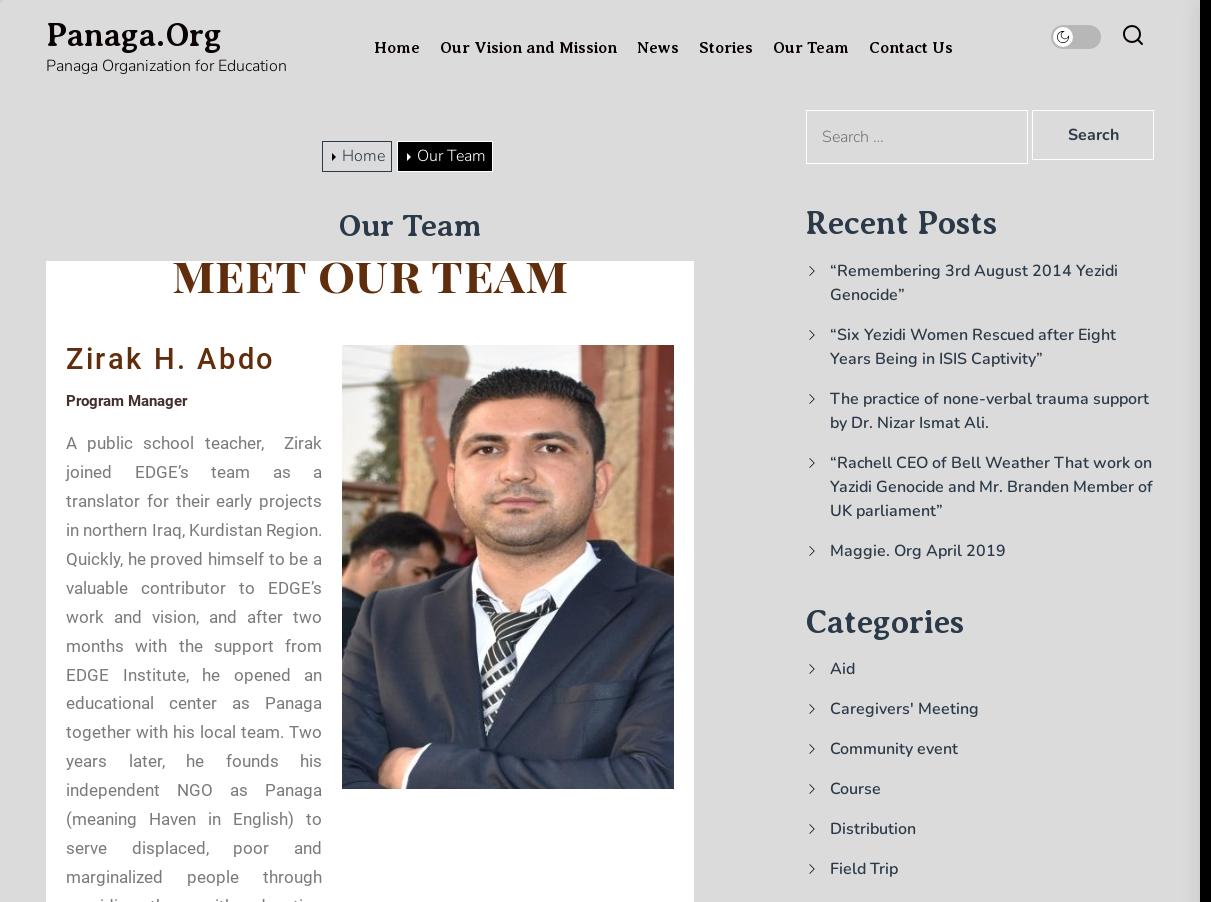 The image size is (1211, 902). I want to click on 'Panaga Organization for Education', so click(45, 65).